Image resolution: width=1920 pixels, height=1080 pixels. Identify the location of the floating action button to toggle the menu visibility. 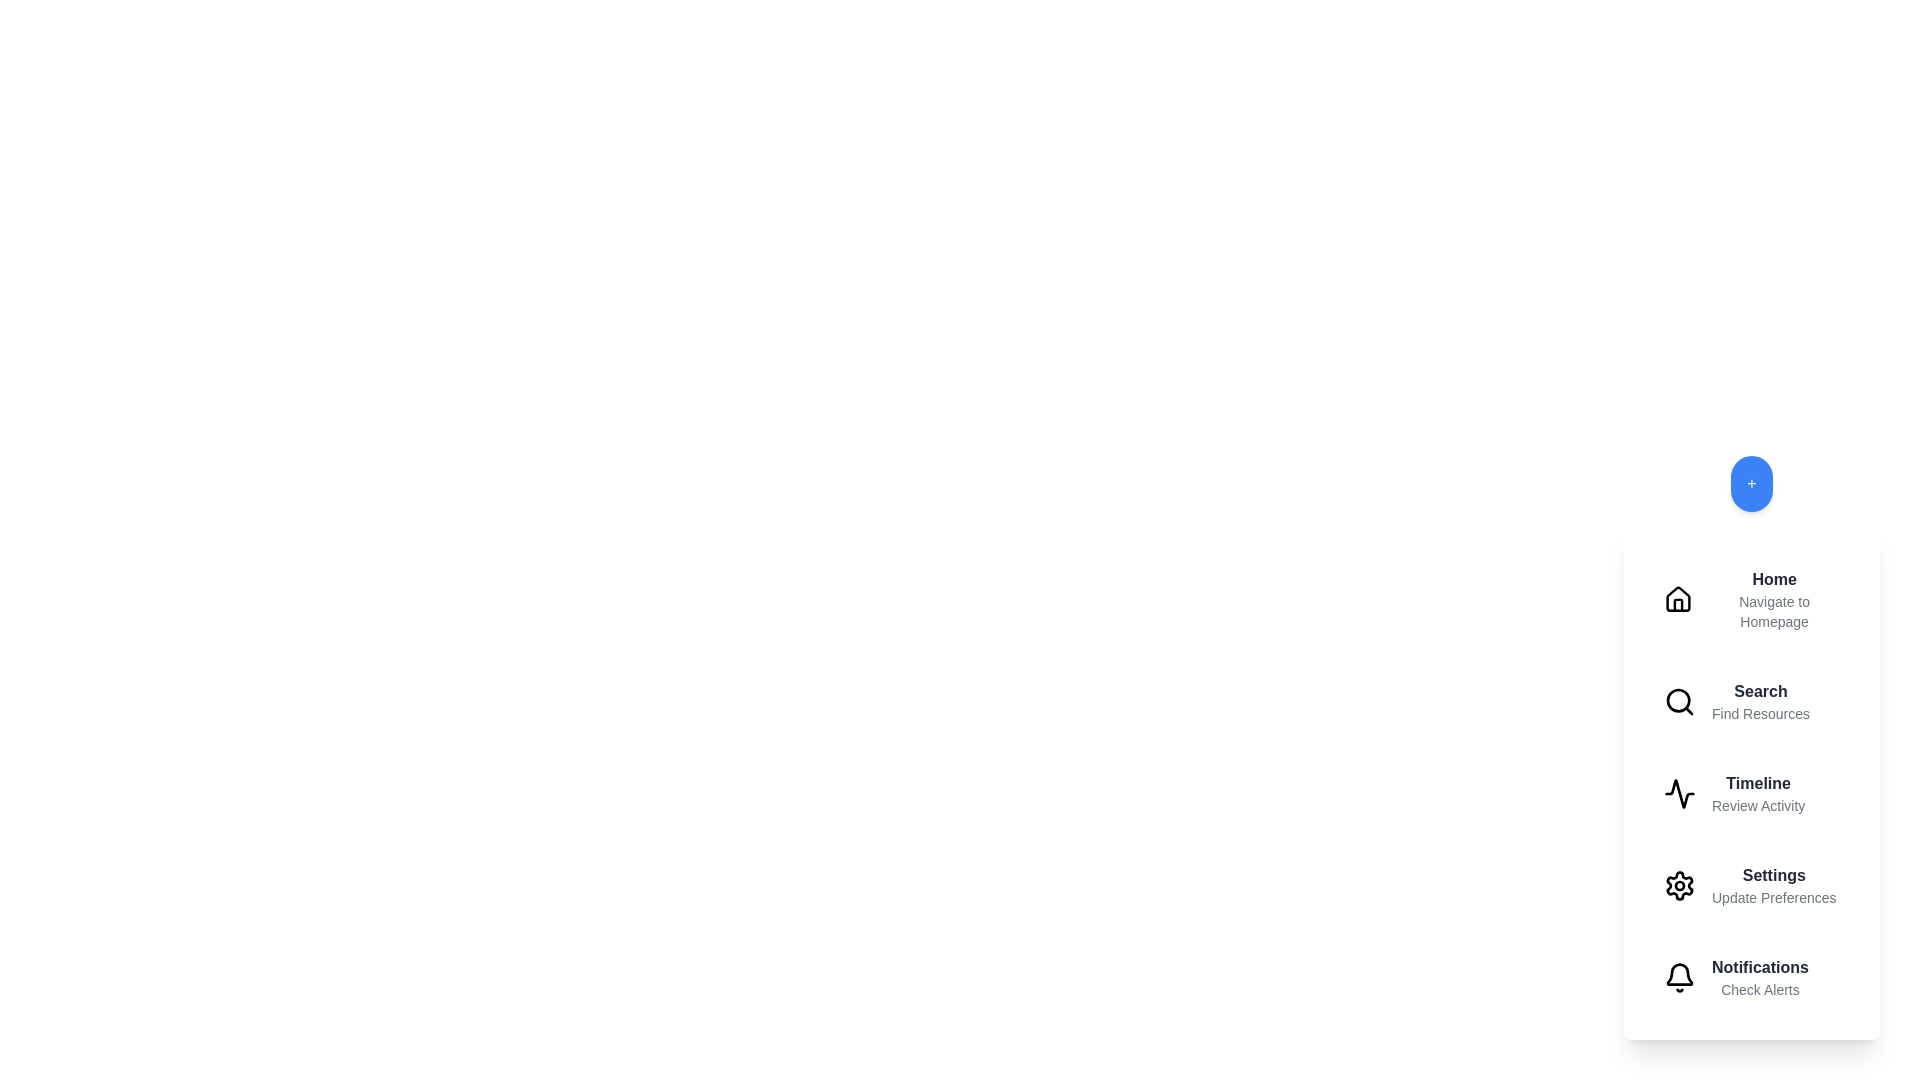
(1751, 483).